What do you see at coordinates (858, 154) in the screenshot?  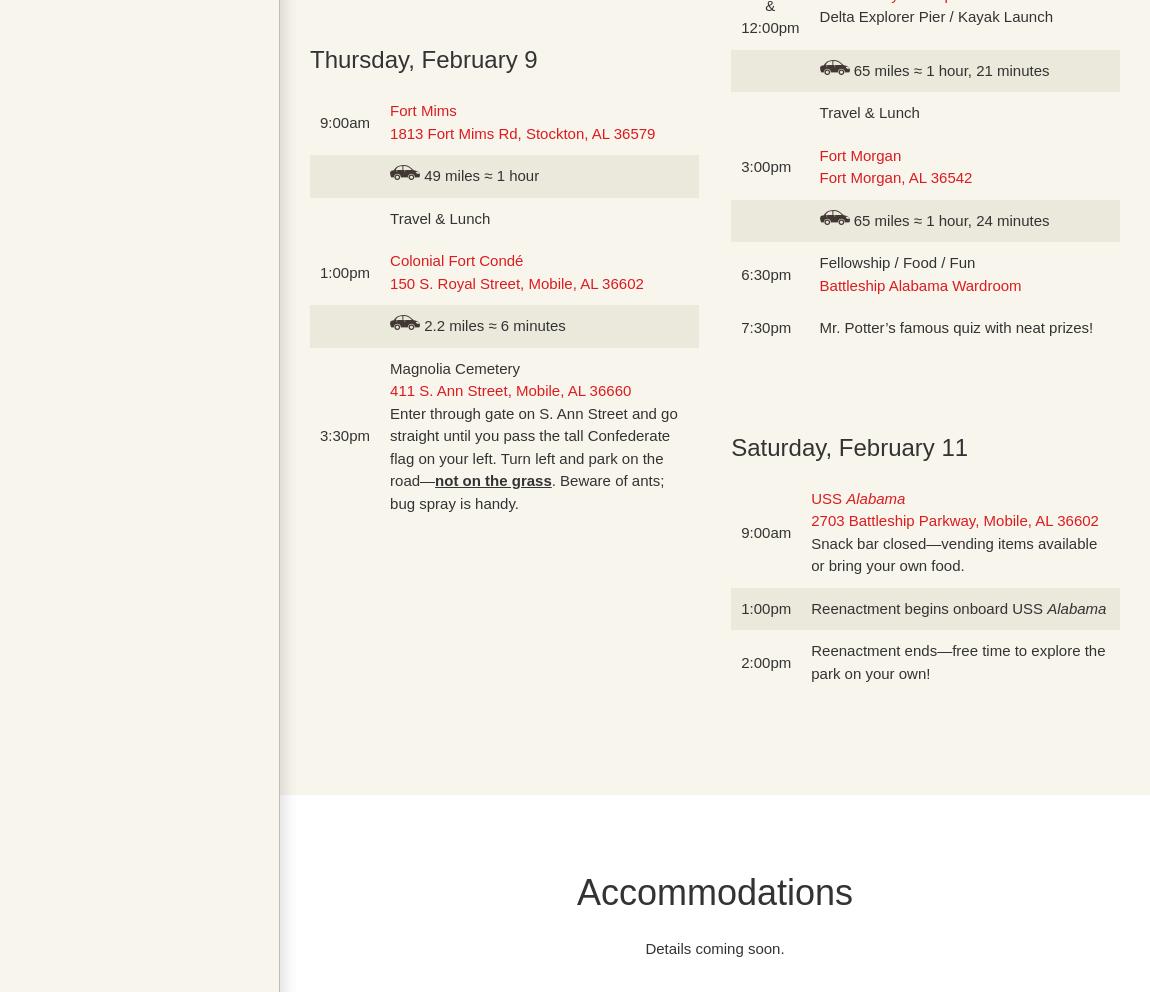 I see `'Fort Morgan'` at bounding box center [858, 154].